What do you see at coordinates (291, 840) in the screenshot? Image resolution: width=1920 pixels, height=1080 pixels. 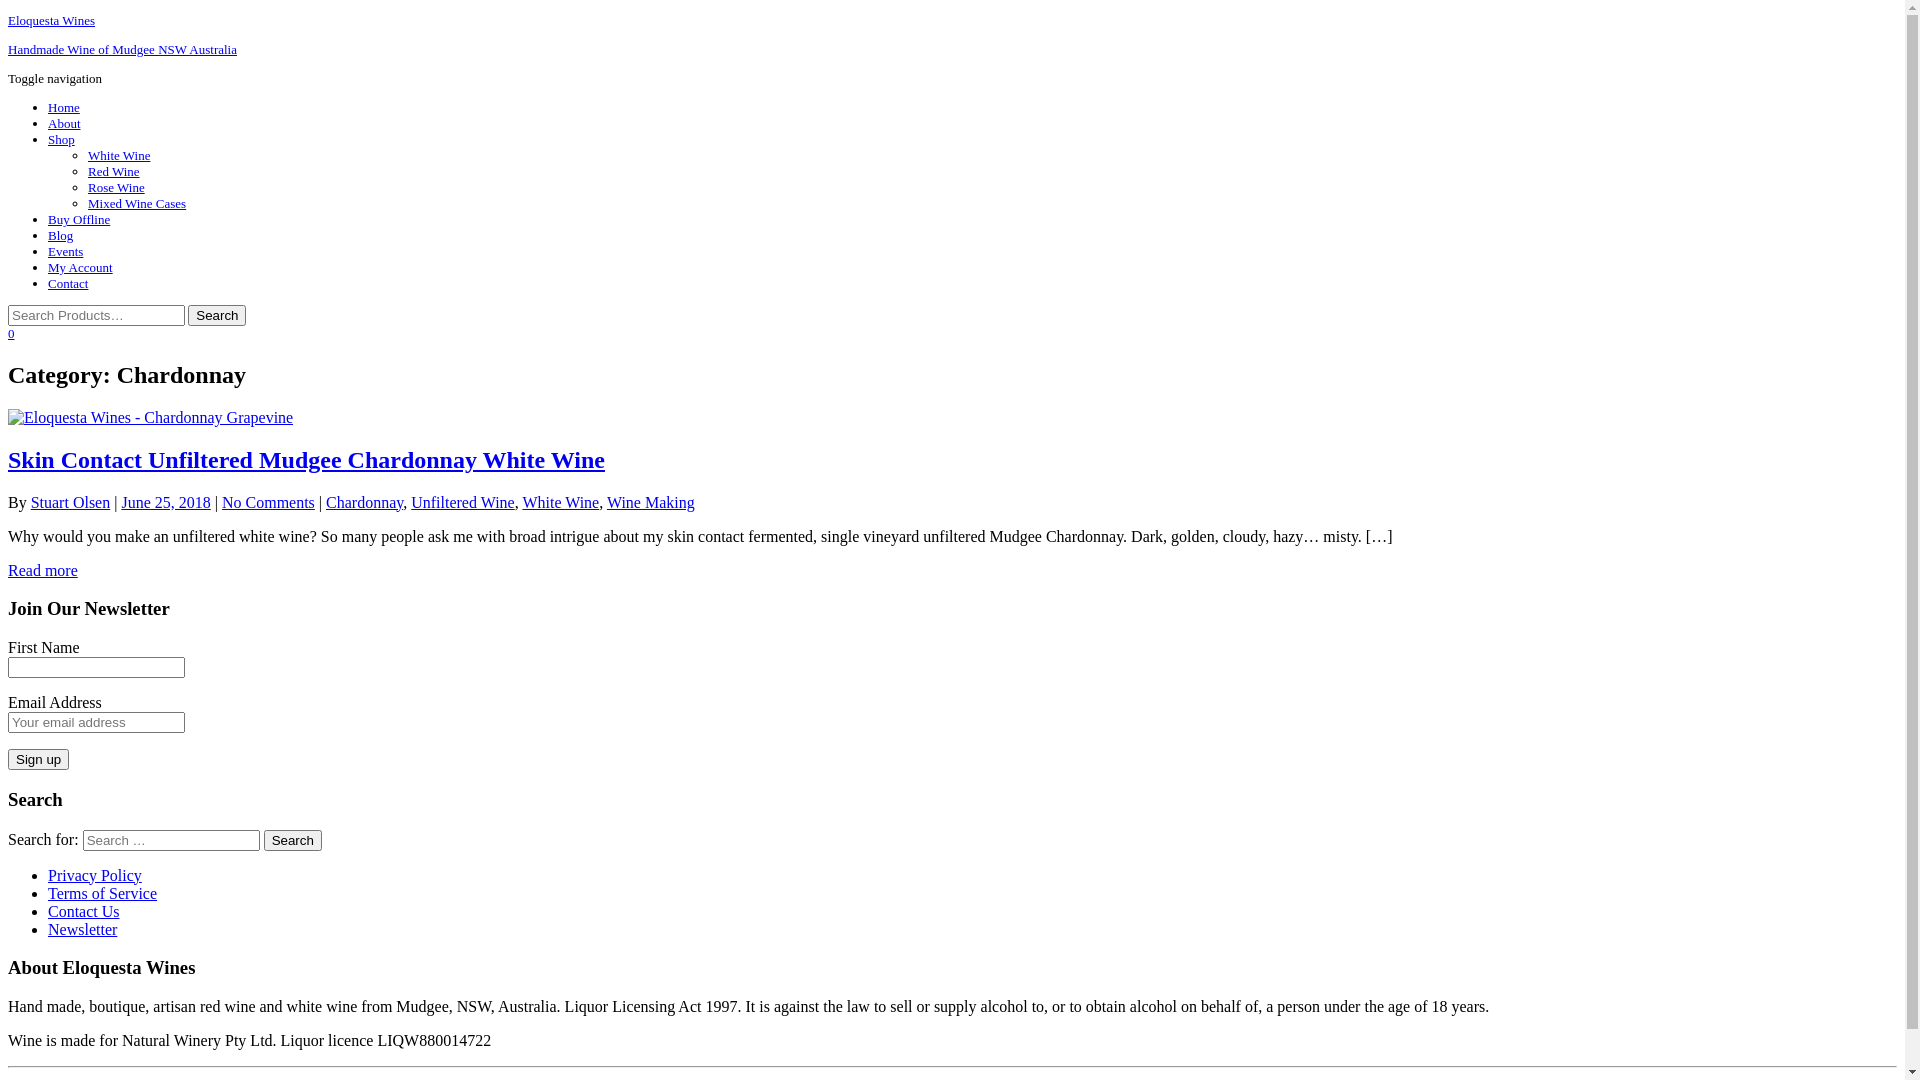 I see `'Search'` at bounding box center [291, 840].